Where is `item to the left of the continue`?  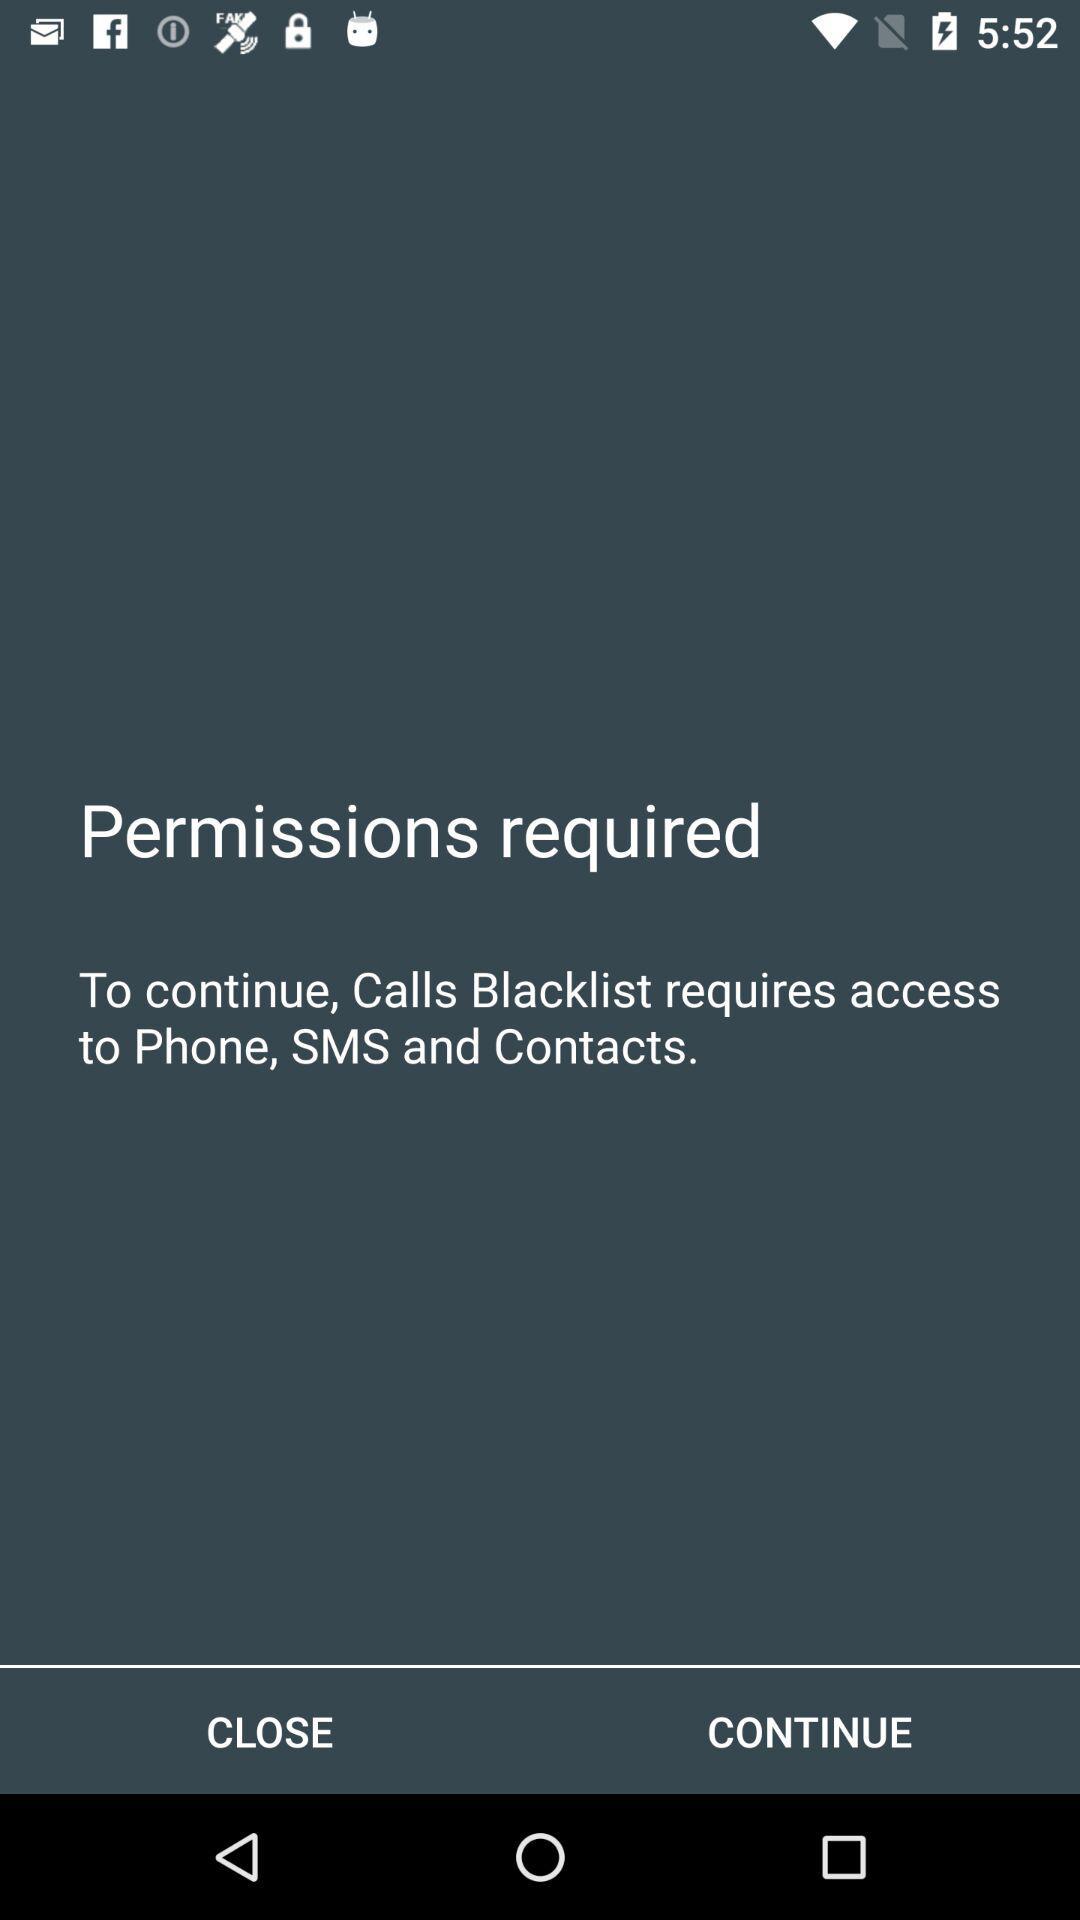
item to the left of the continue is located at coordinates (270, 1730).